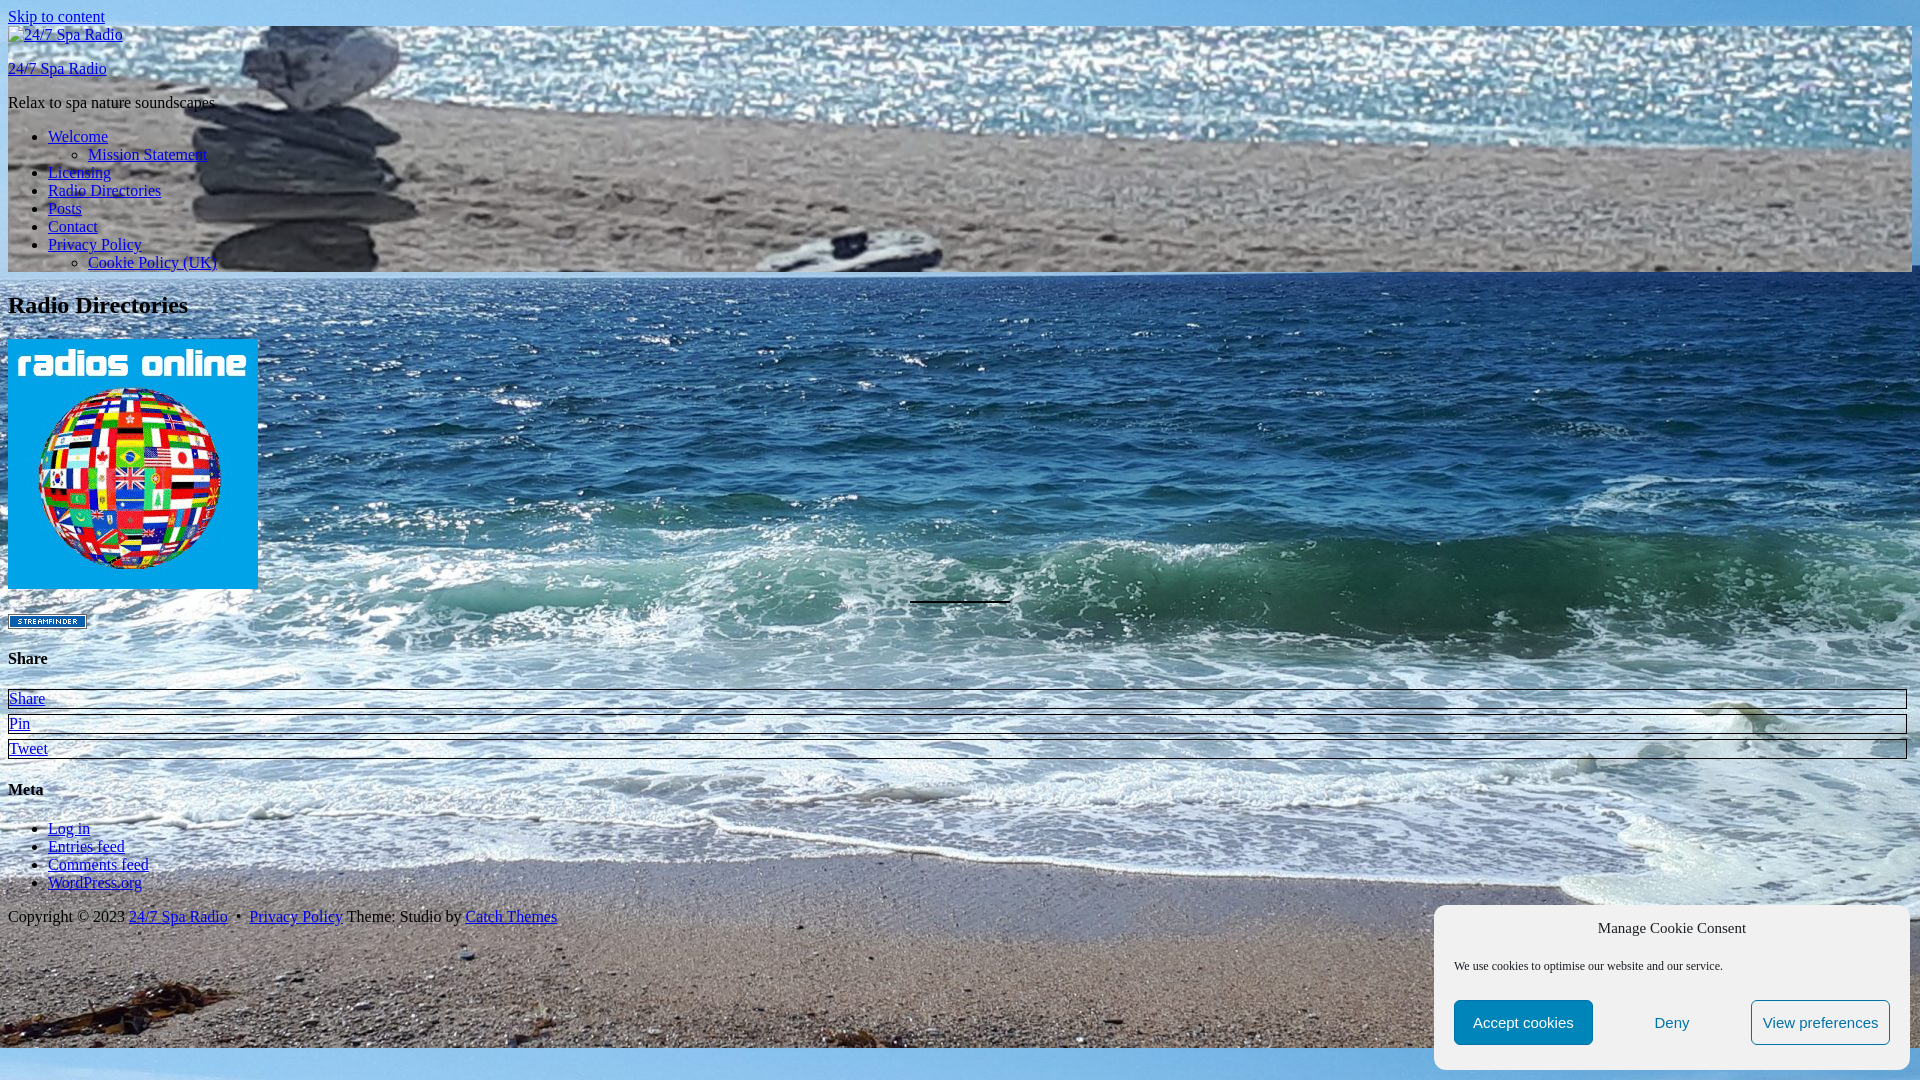  Describe the element at coordinates (147, 153) in the screenshot. I see `'Mission Statement'` at that location.